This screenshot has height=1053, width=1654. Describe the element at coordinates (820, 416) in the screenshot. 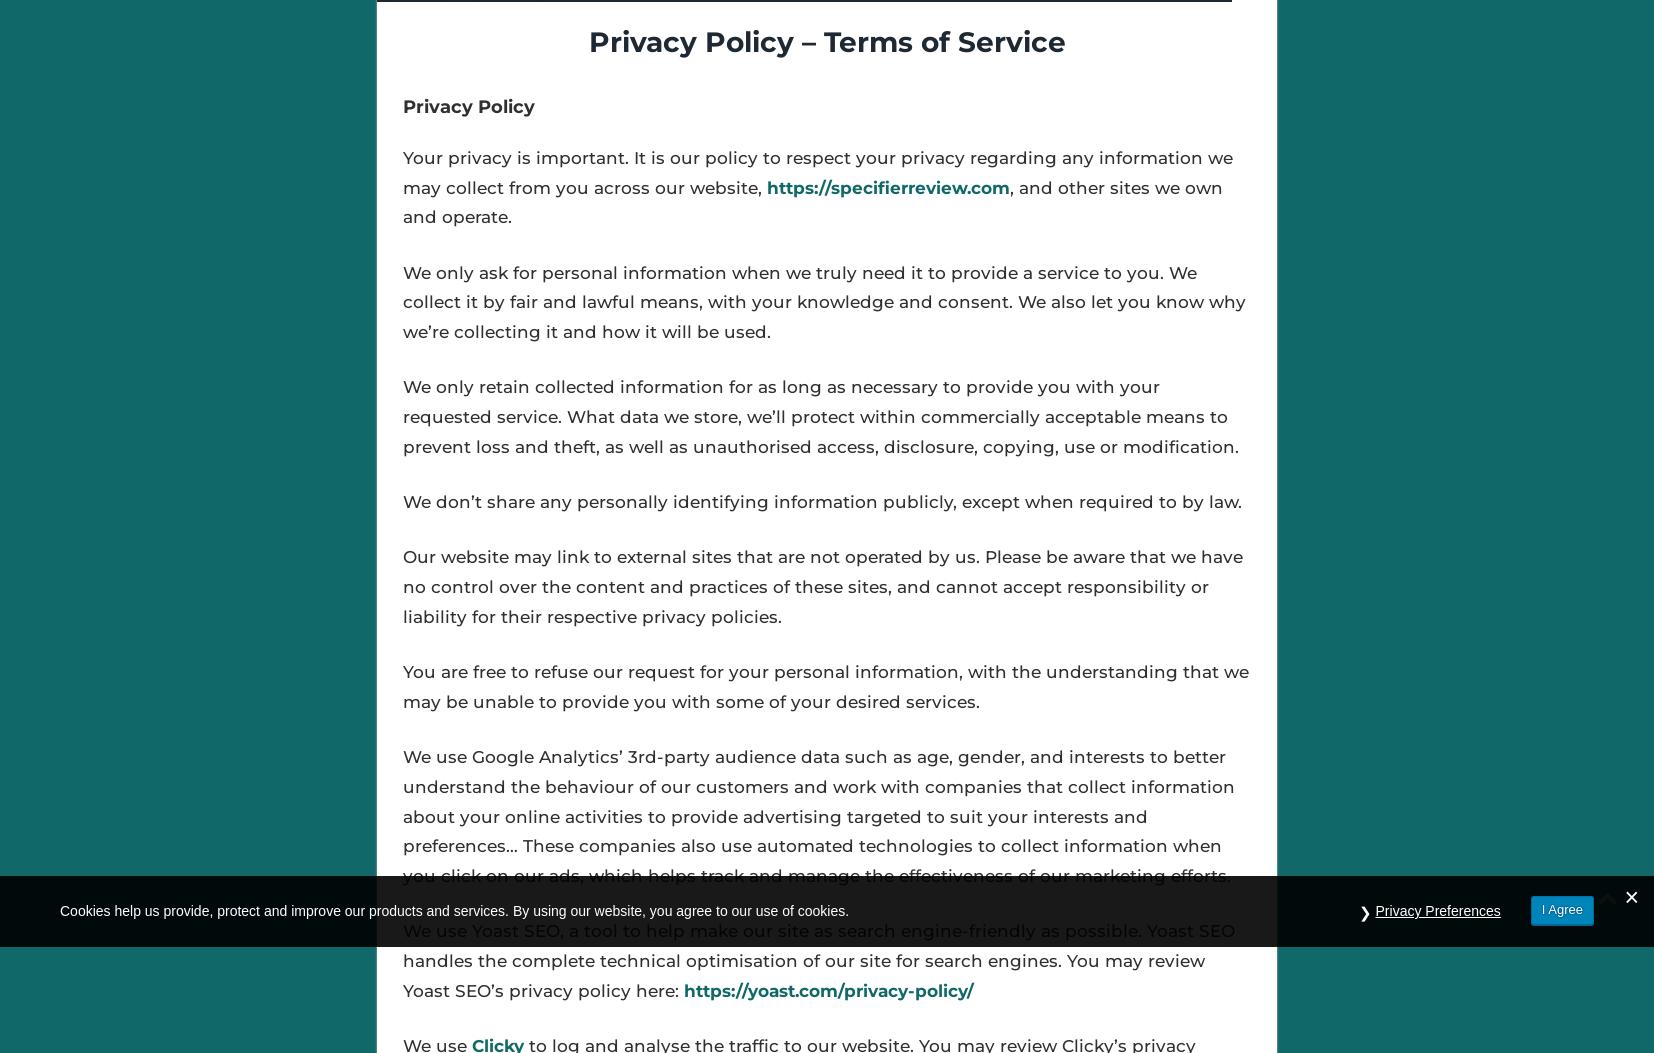

I see `'We only retain collected information for as long as necessary to provide you with your requested service. What data we store, we’ll protect within commercially acceptable means to prevent loss and theft, as well as unauthorised access, disclosure, copying, use or modification.'` at that location.